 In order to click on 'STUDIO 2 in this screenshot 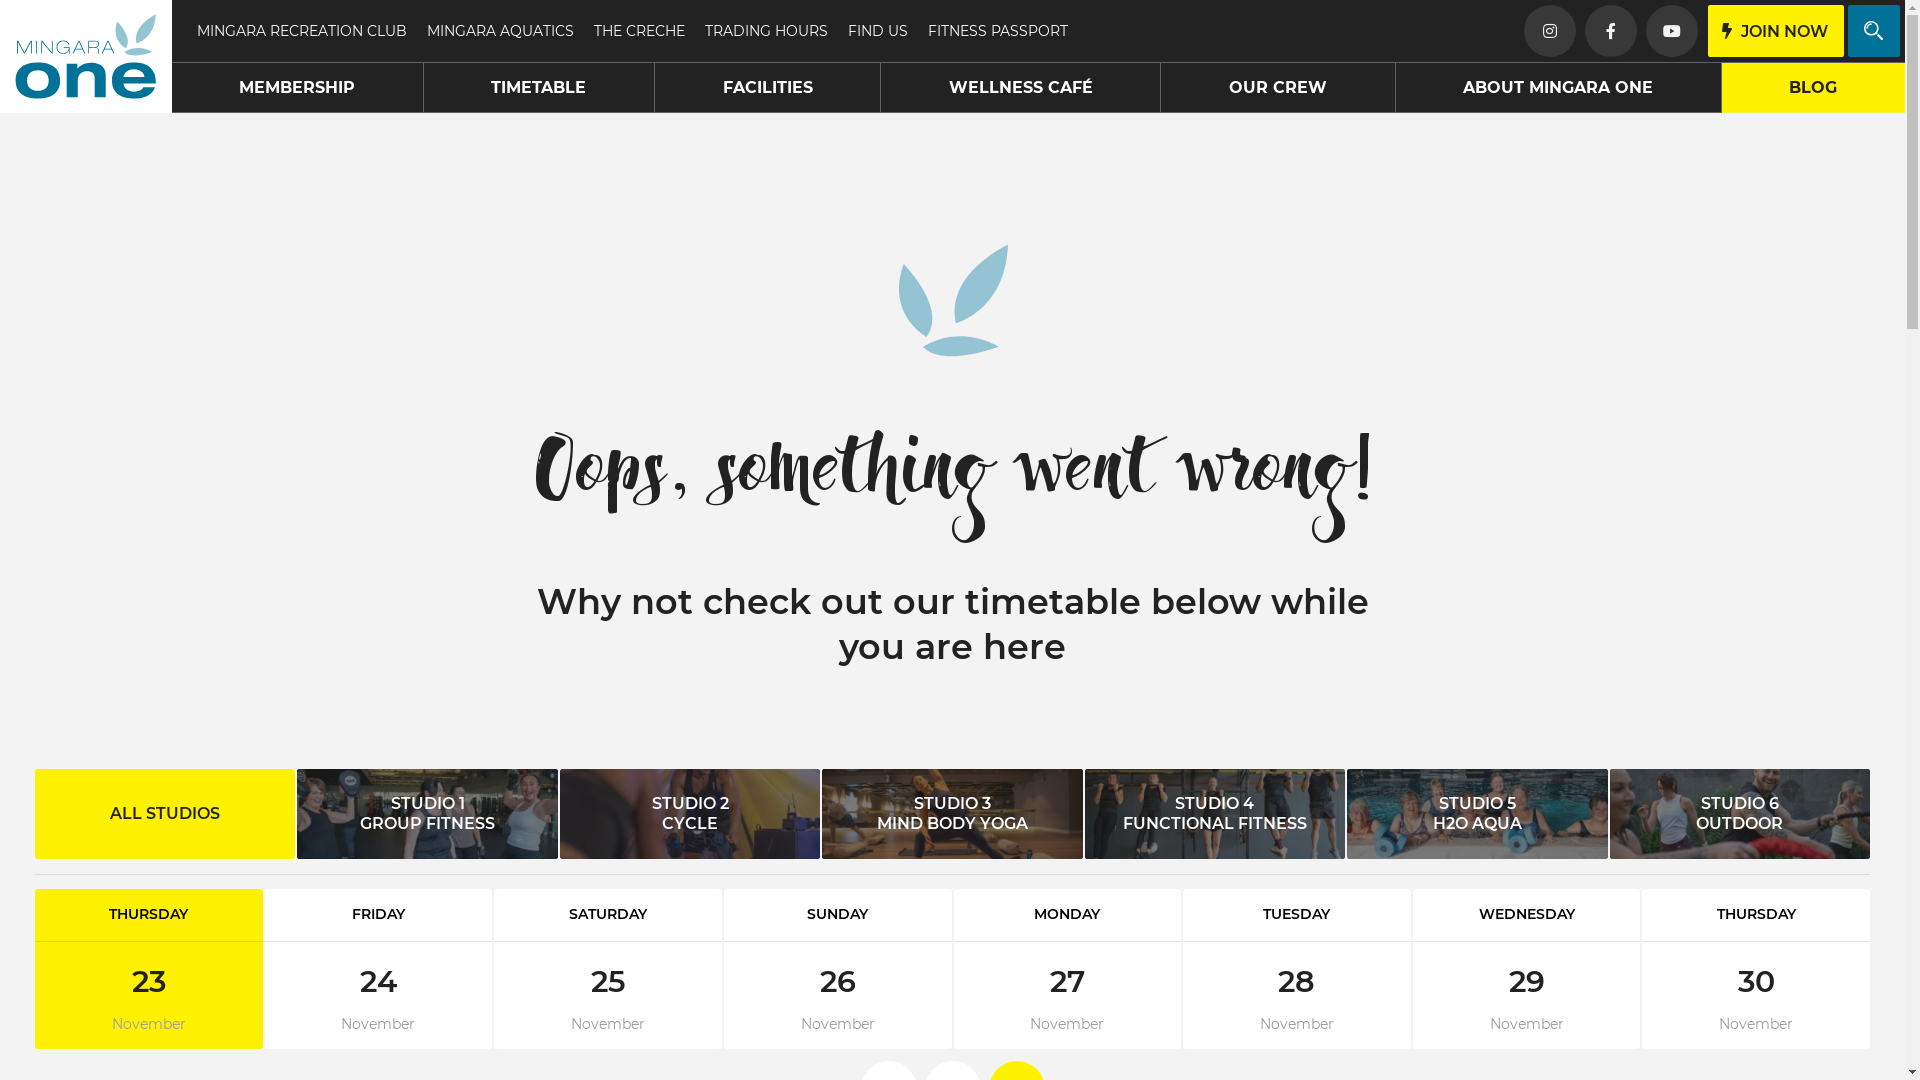, I will do `click(560, 813)`.